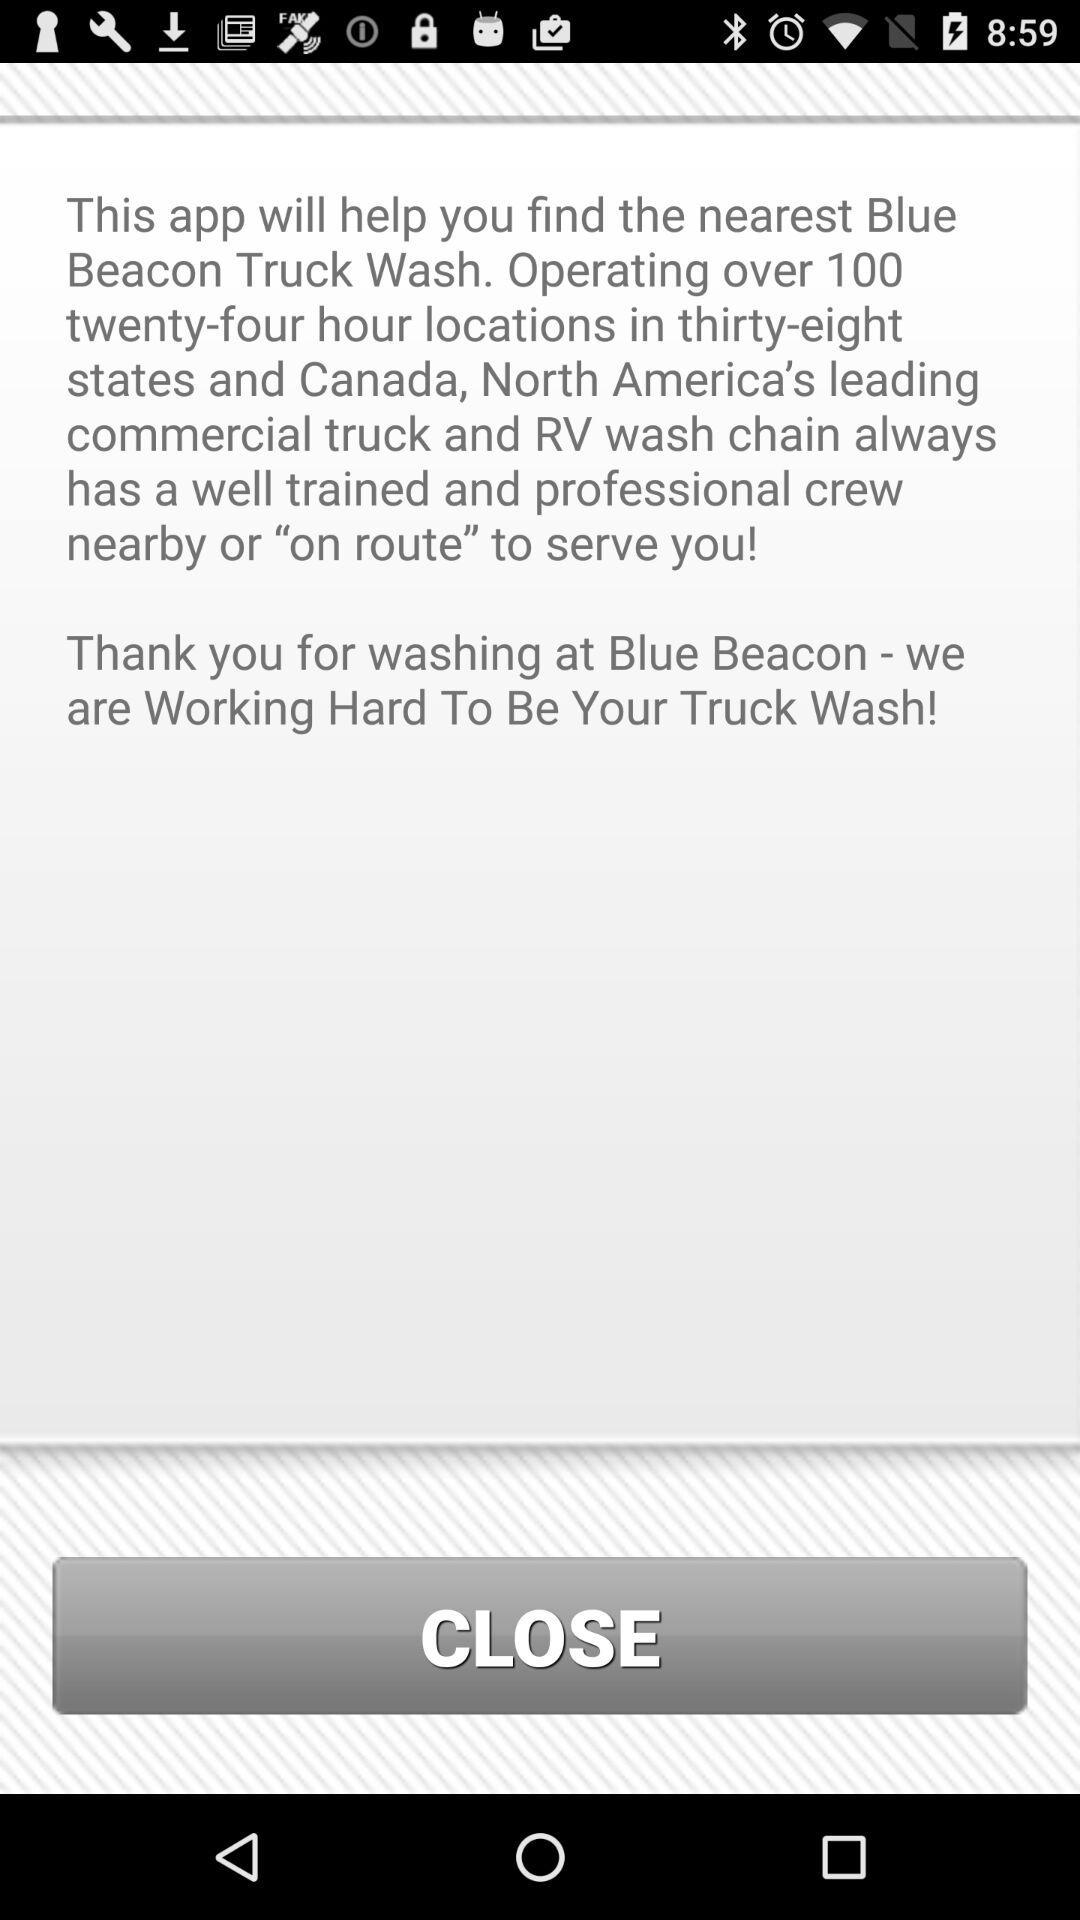 Image resolution: width=1080 pixels, height=1920 pixels. I want to click on the icon below the this app will icon, so click(540, 1635).